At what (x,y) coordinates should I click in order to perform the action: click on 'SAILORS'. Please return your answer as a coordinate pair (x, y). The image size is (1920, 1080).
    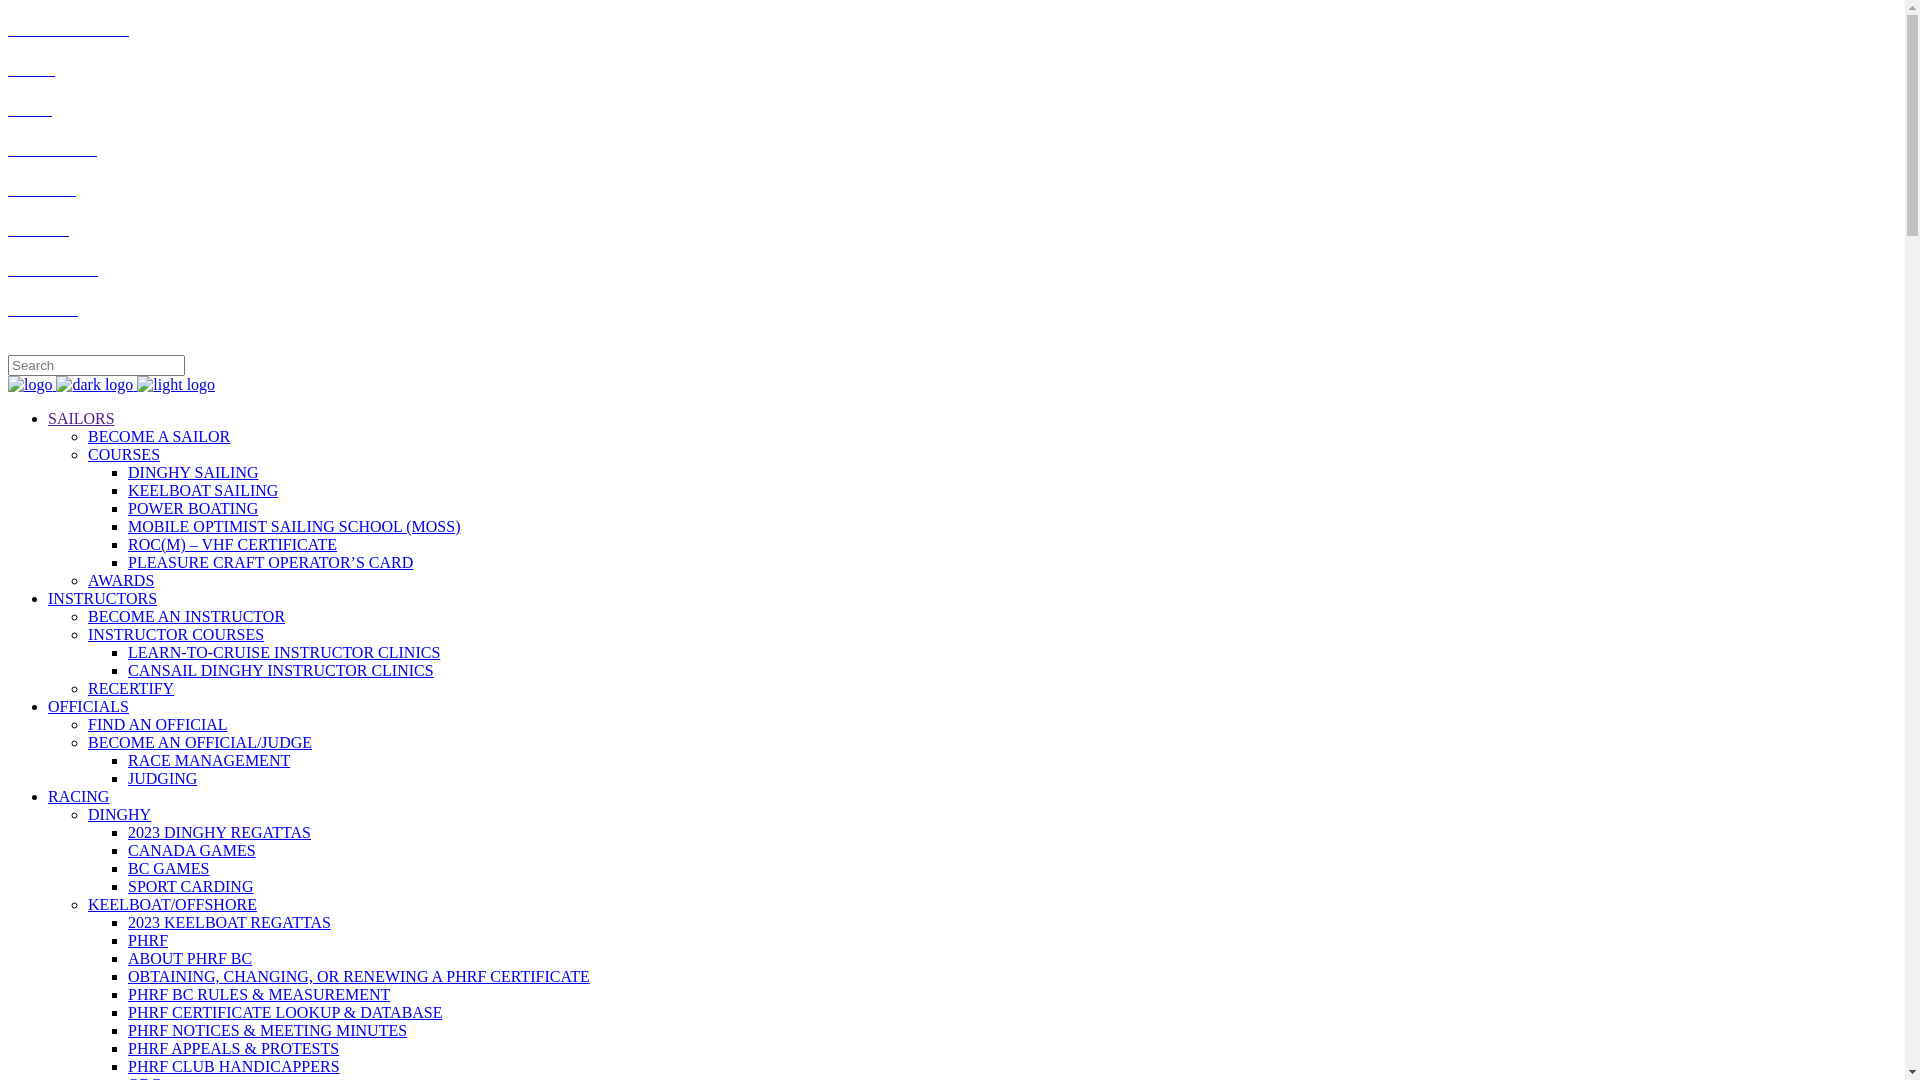
    Looking at the image, I should click on (80, 417).